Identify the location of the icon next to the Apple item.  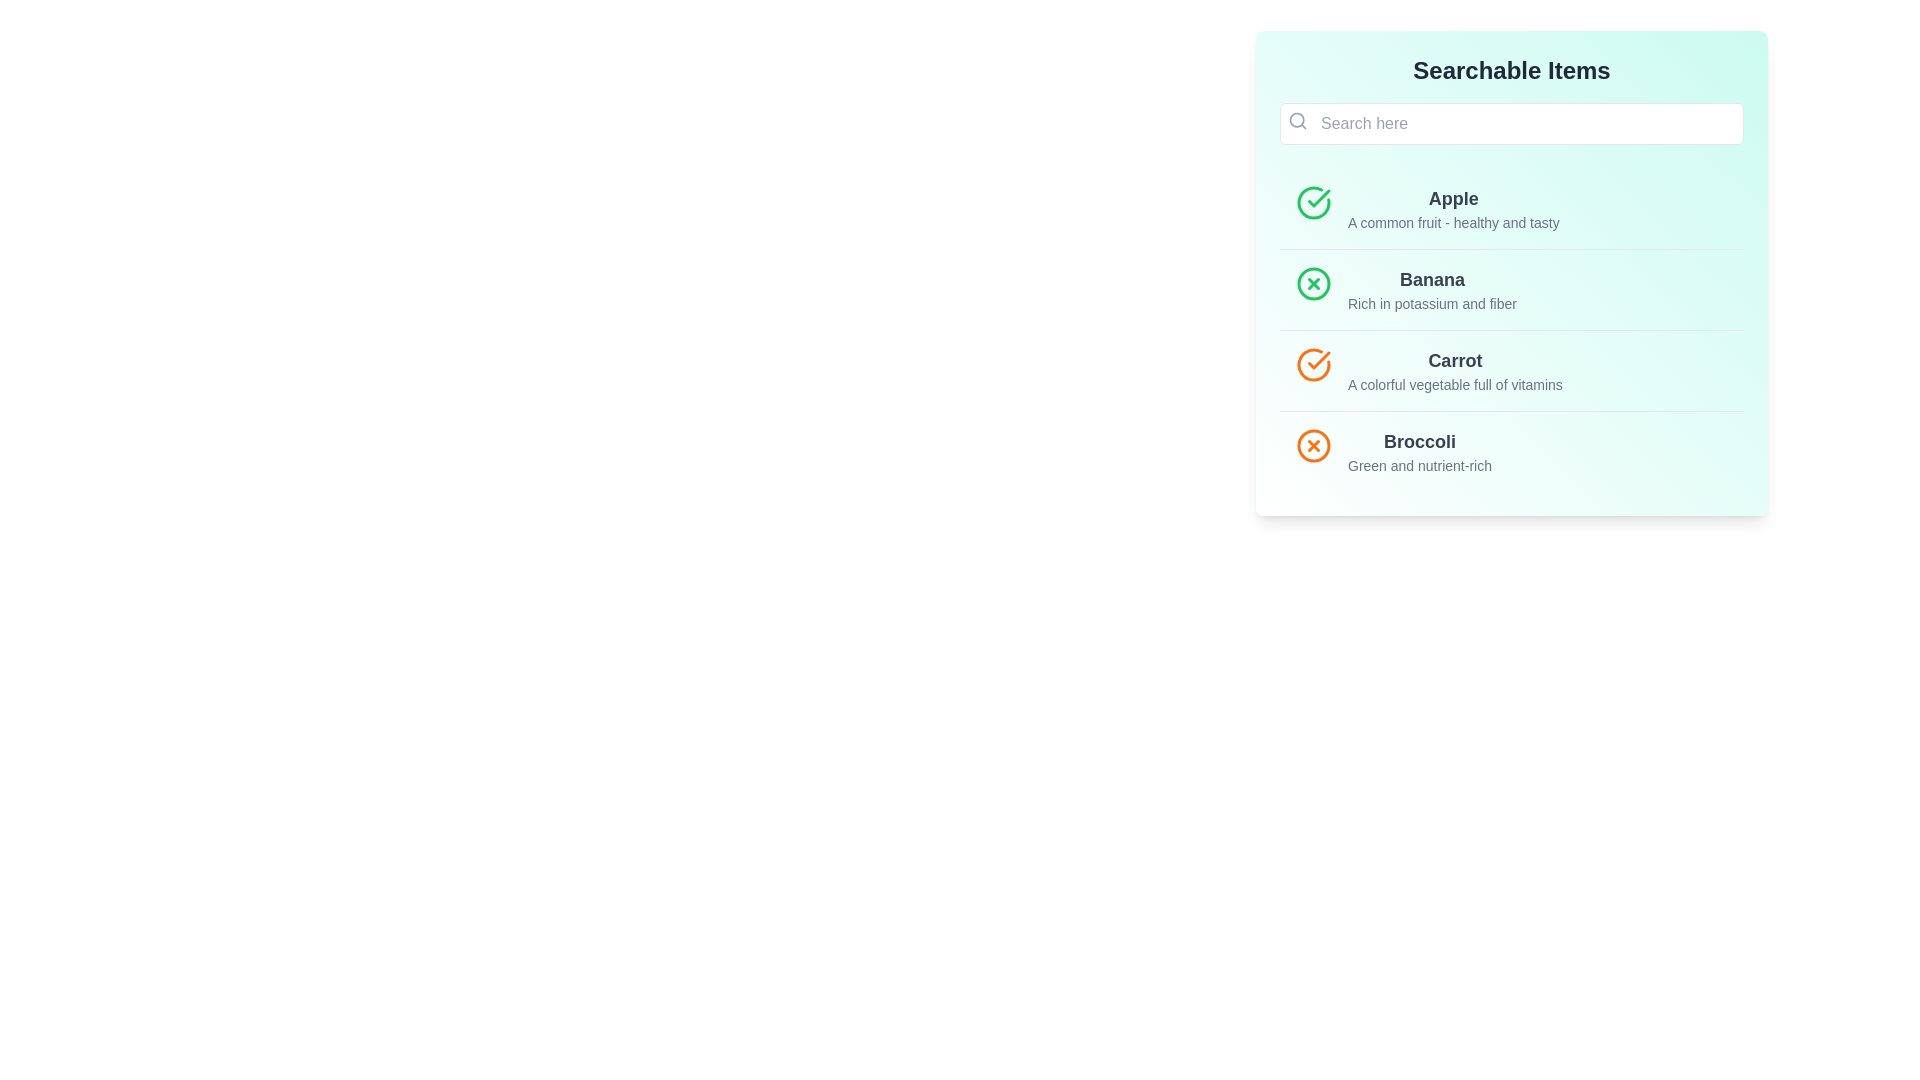
(1314, 203).